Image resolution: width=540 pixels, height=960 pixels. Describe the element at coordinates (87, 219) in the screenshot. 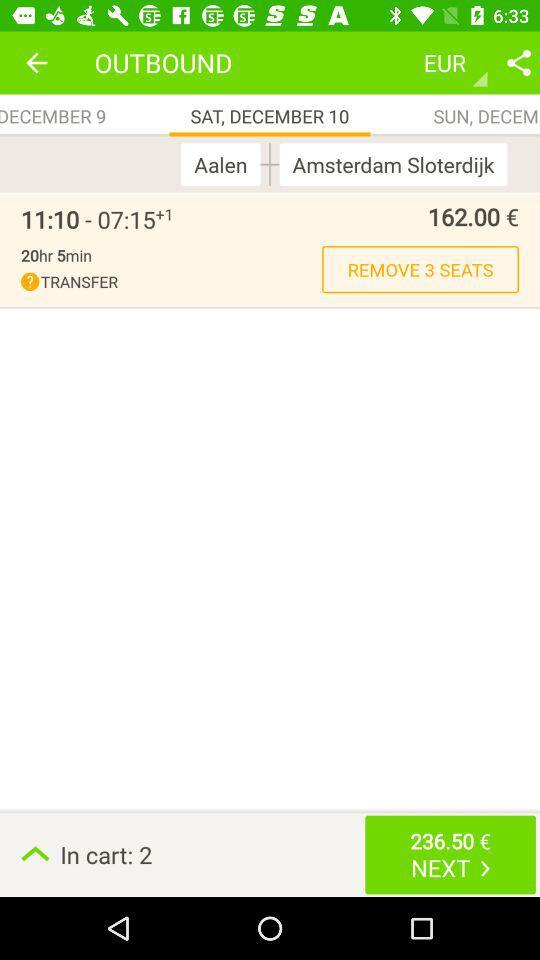

I see `the item to the left of +1 item` at that location.